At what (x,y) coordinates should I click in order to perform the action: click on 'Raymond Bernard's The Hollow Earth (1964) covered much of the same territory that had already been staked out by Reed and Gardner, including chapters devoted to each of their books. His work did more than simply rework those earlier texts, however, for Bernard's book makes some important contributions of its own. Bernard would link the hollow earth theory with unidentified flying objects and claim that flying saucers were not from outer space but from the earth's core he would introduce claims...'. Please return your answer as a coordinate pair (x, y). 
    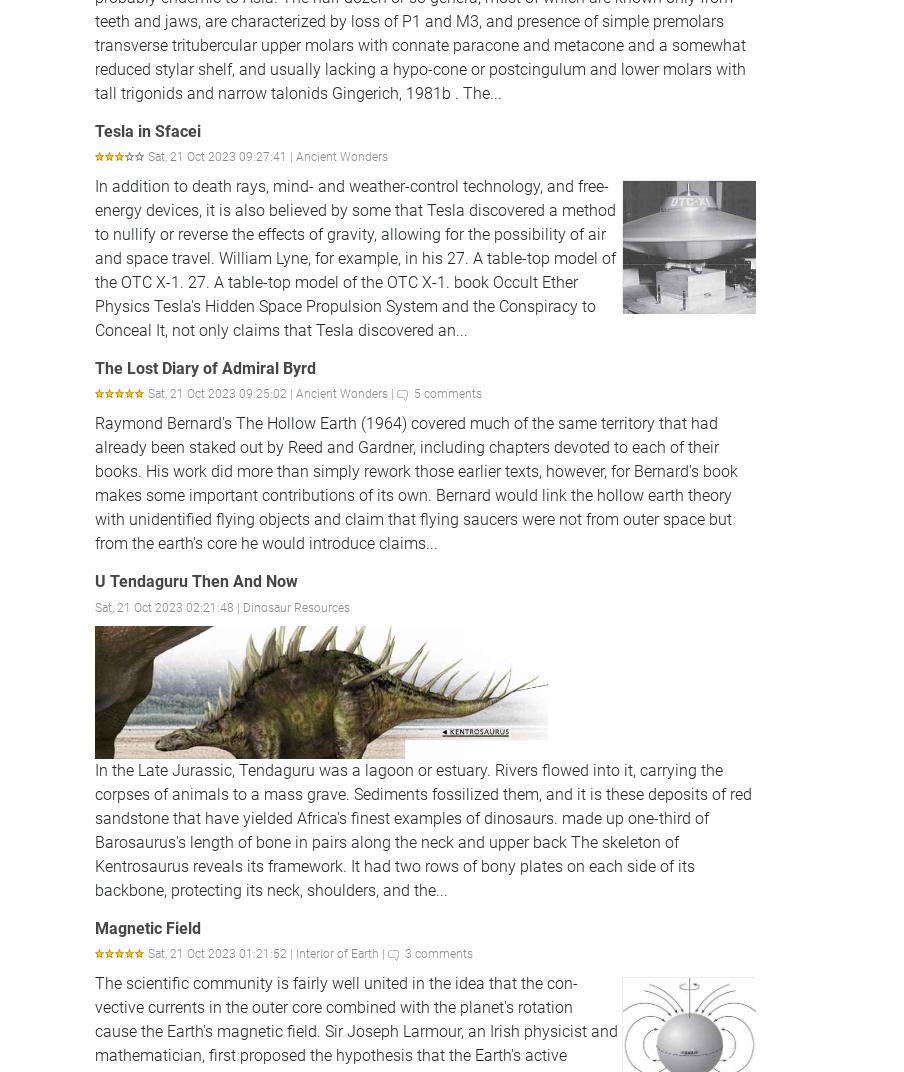
    Looking at the image, I should click on (416, 483).